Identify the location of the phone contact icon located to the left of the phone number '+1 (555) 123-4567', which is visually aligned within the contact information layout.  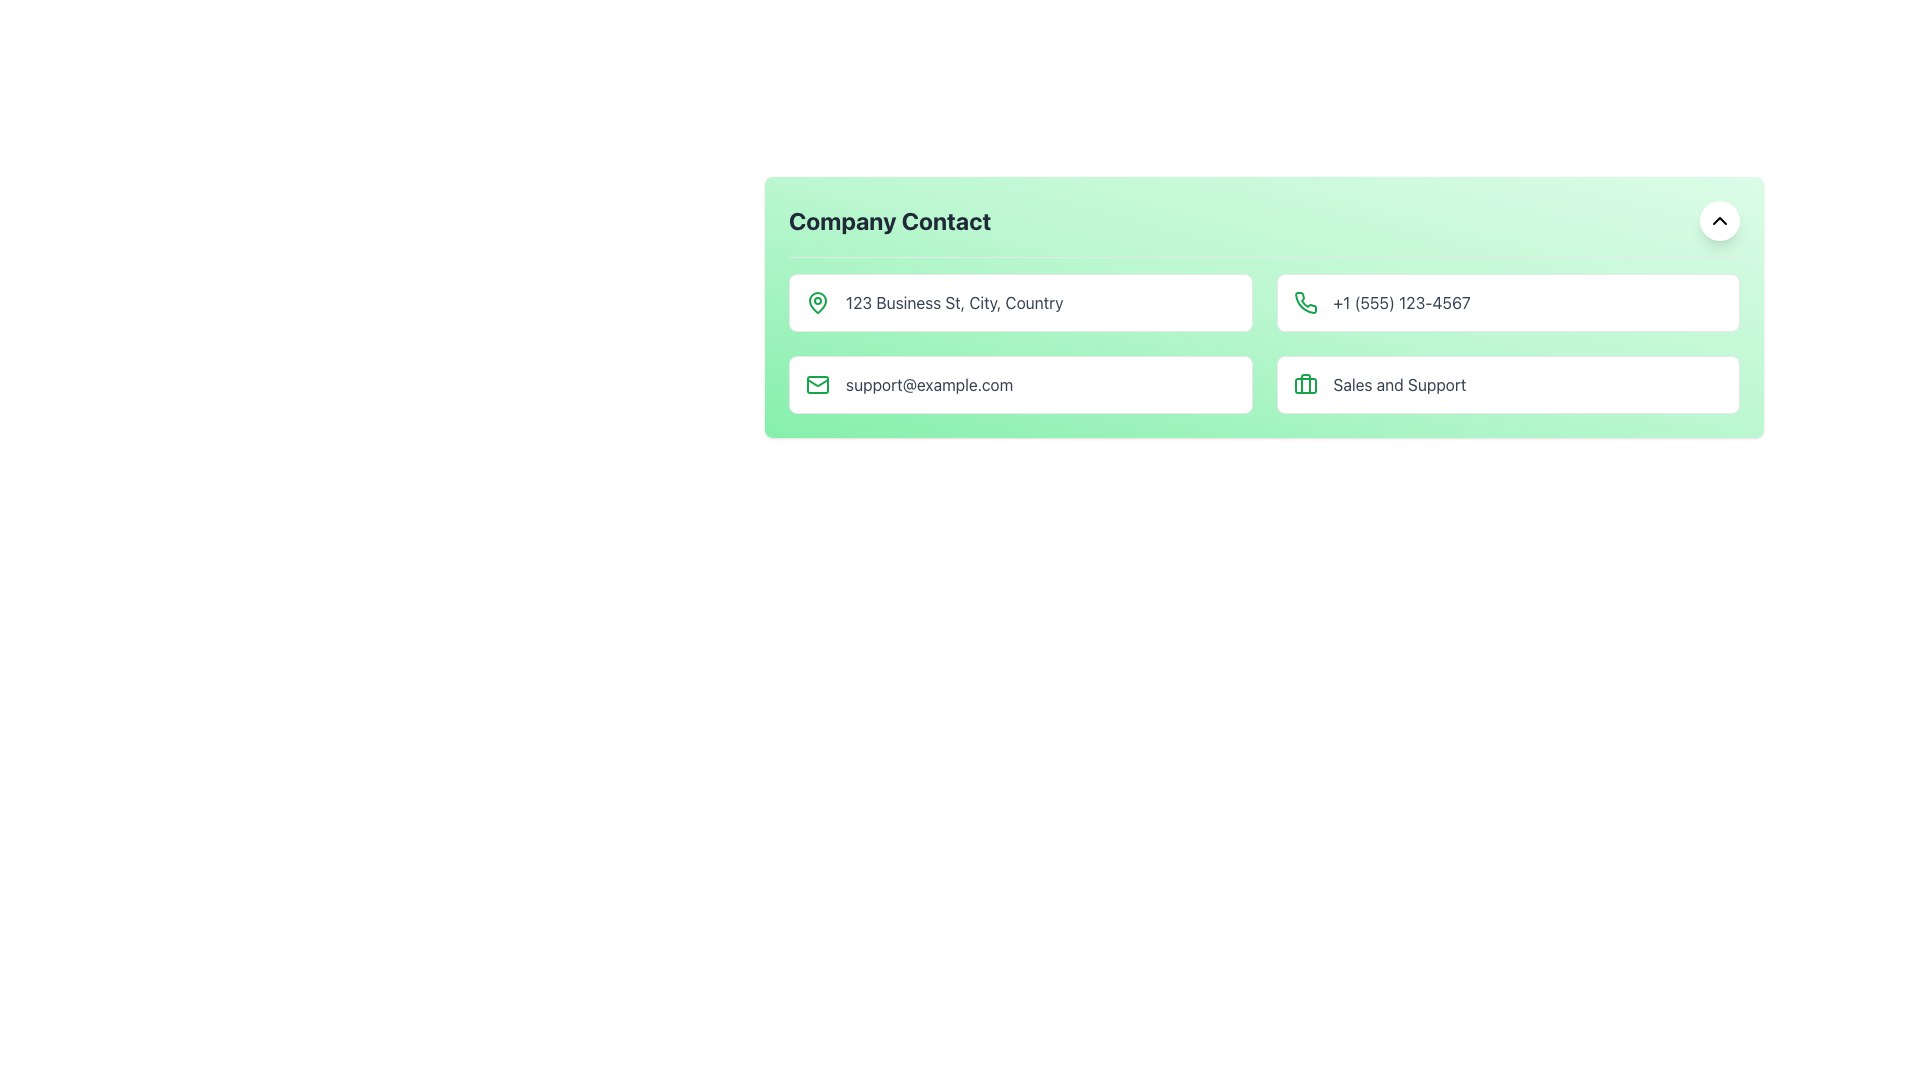
(1305, 303).